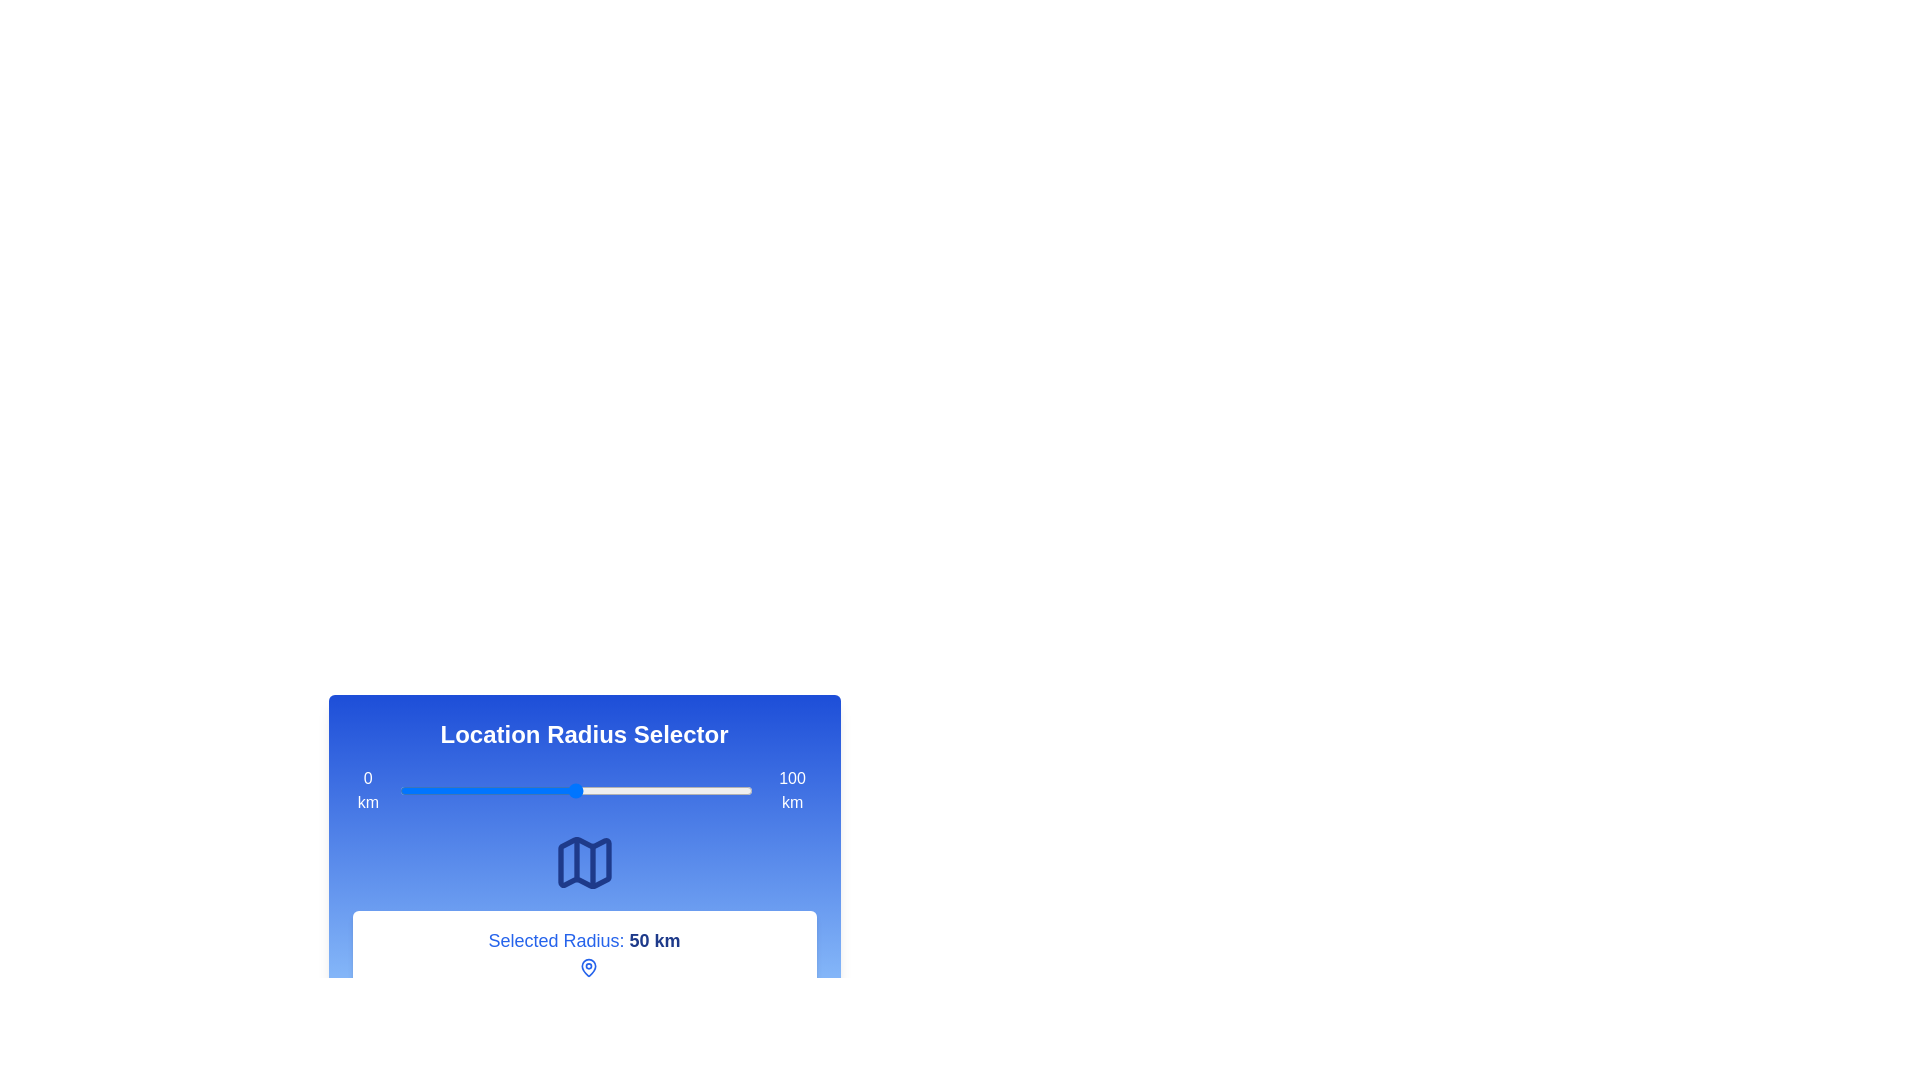 Image resolution: width=1920 pixels, height=1080 pixels. I want to click on the range slider to set the radius to 10 km, so click(434, 789).